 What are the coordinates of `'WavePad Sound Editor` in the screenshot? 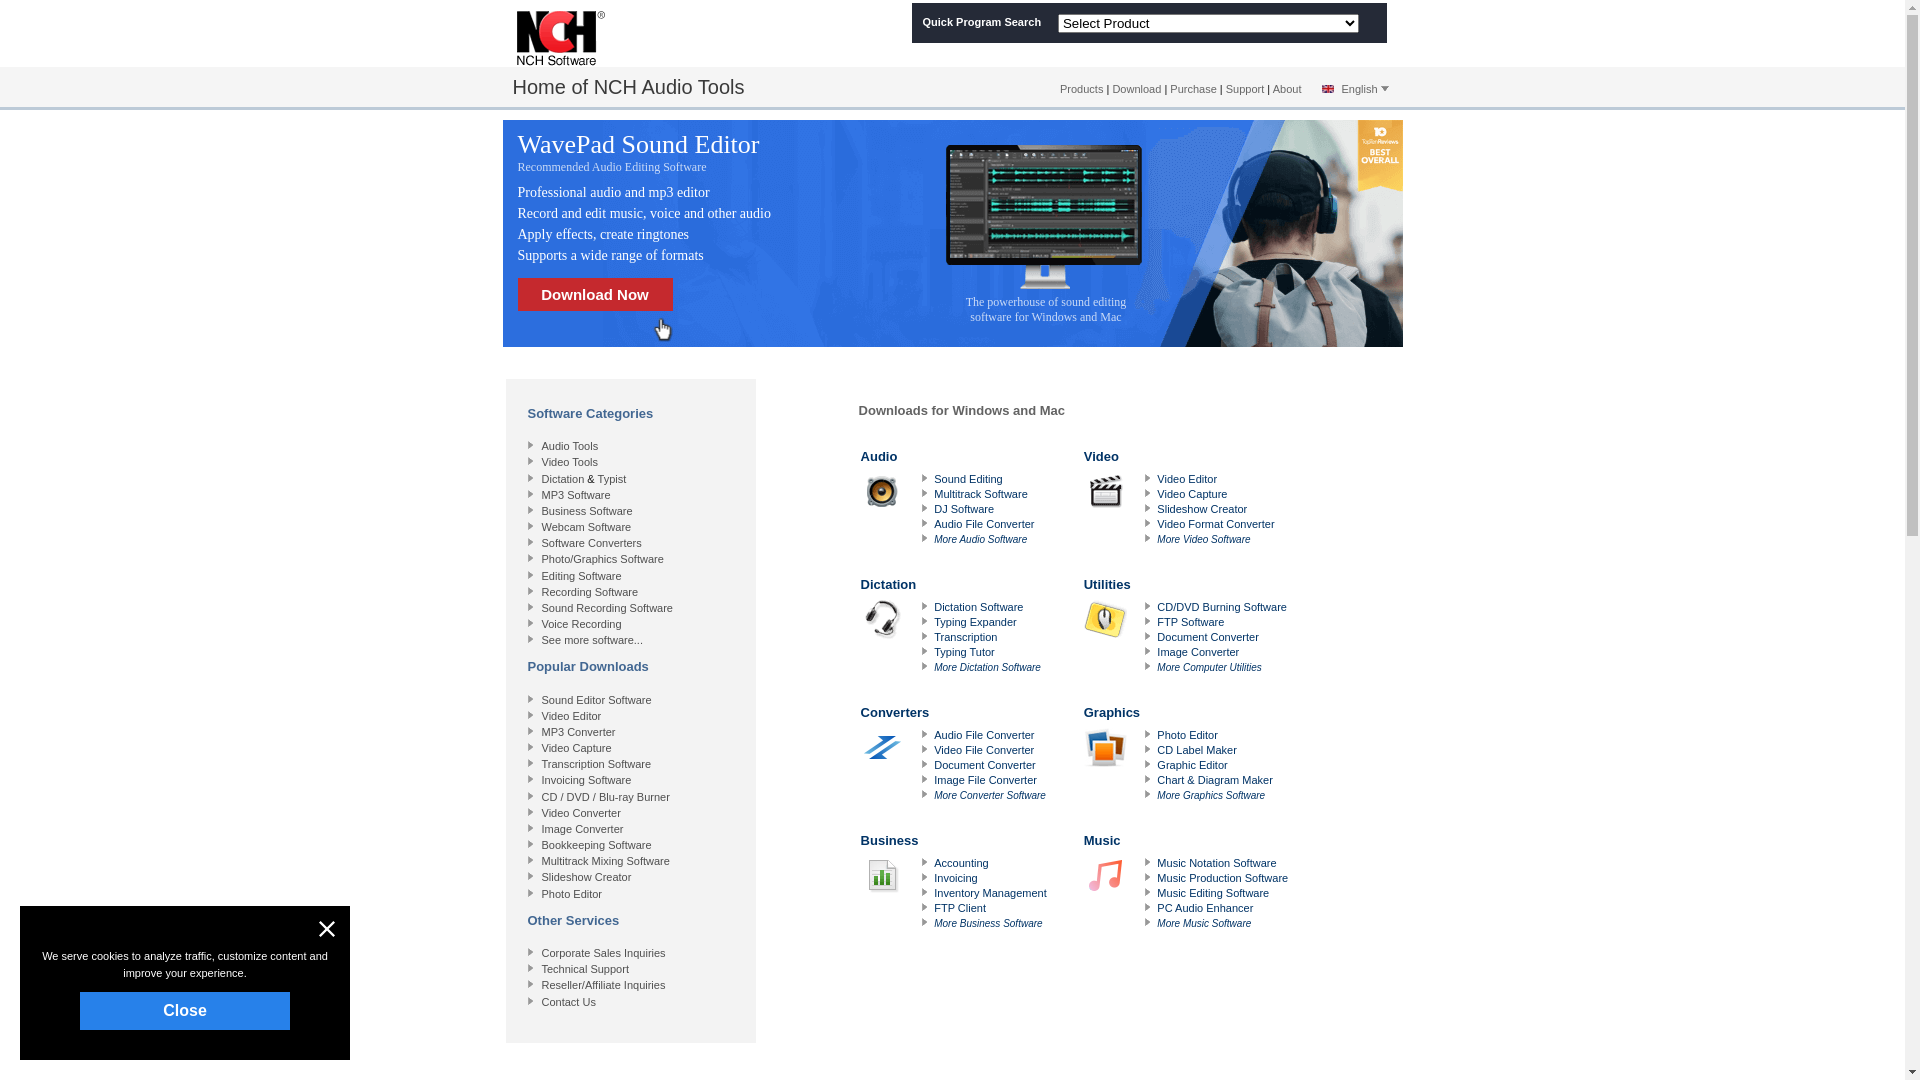 It's located at (667, 151).